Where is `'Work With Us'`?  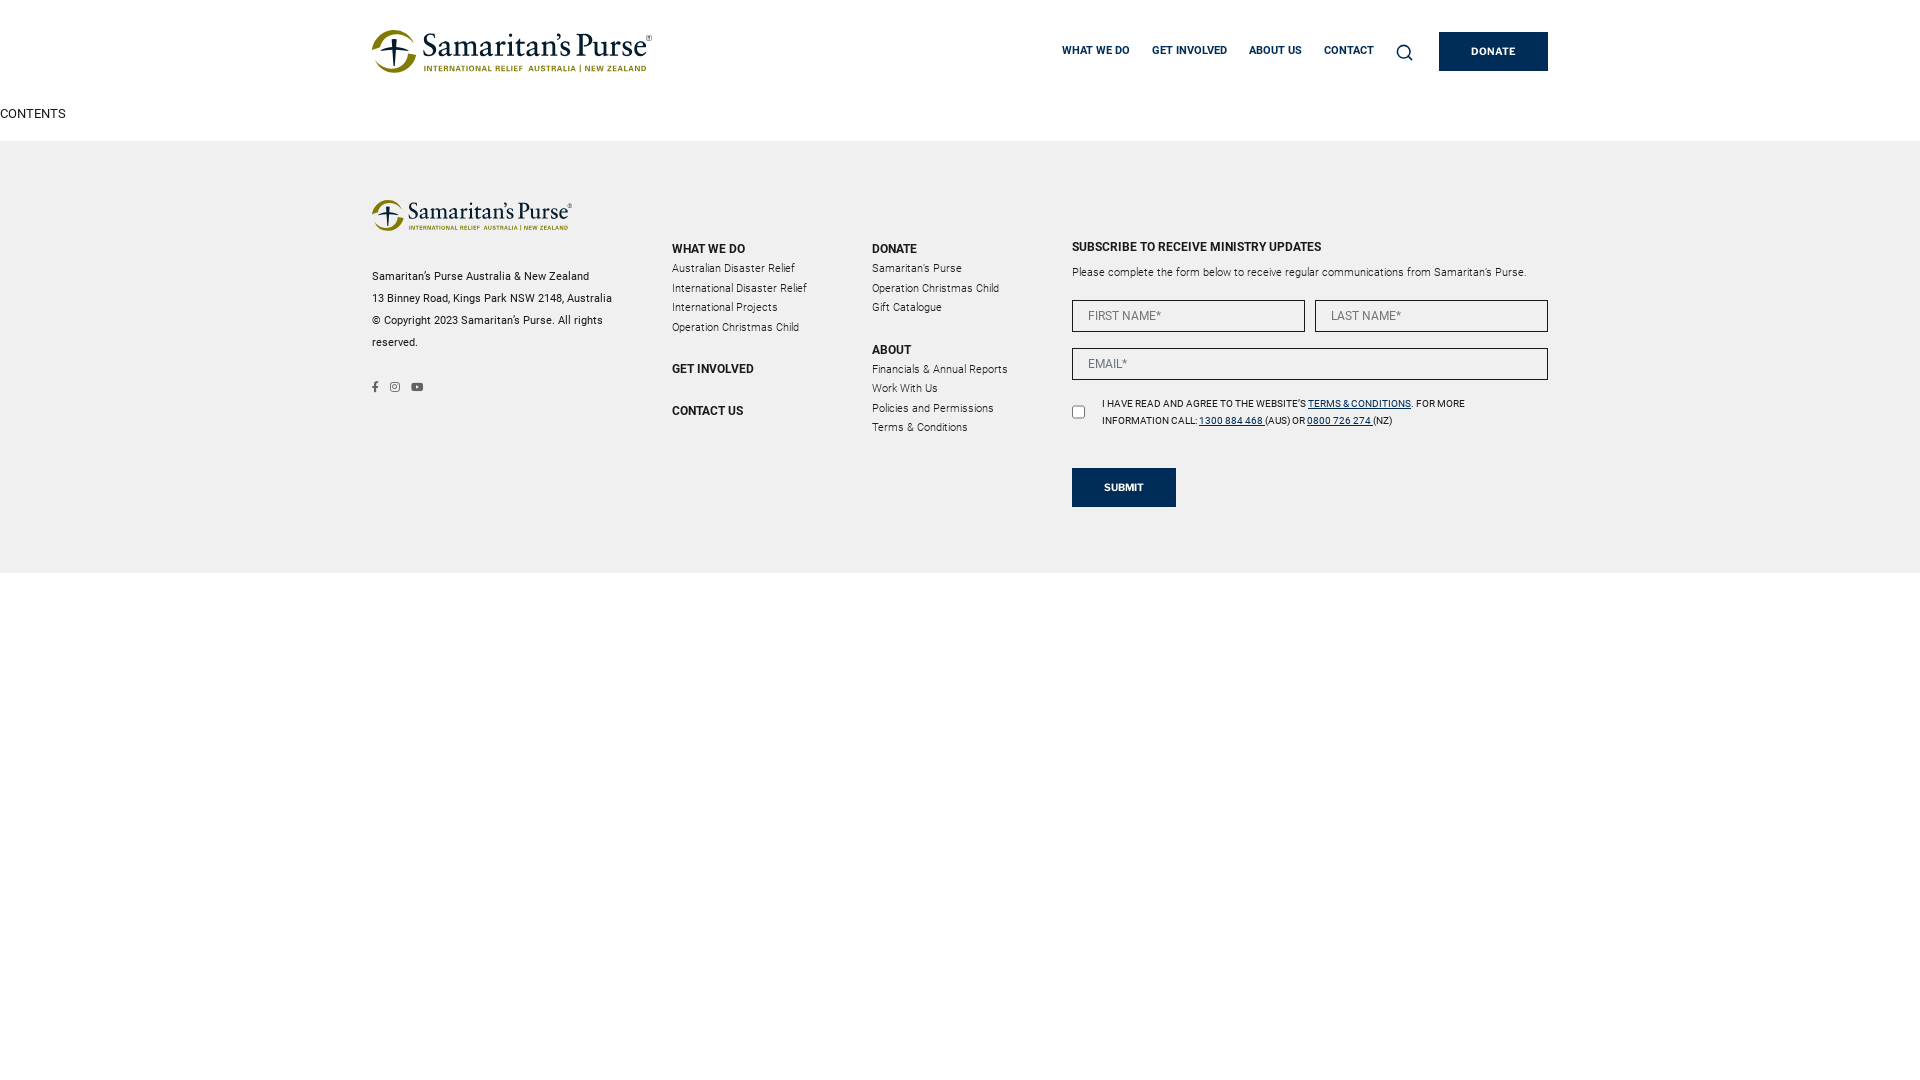 'Work With Us' is located at coordinates (904, 388).